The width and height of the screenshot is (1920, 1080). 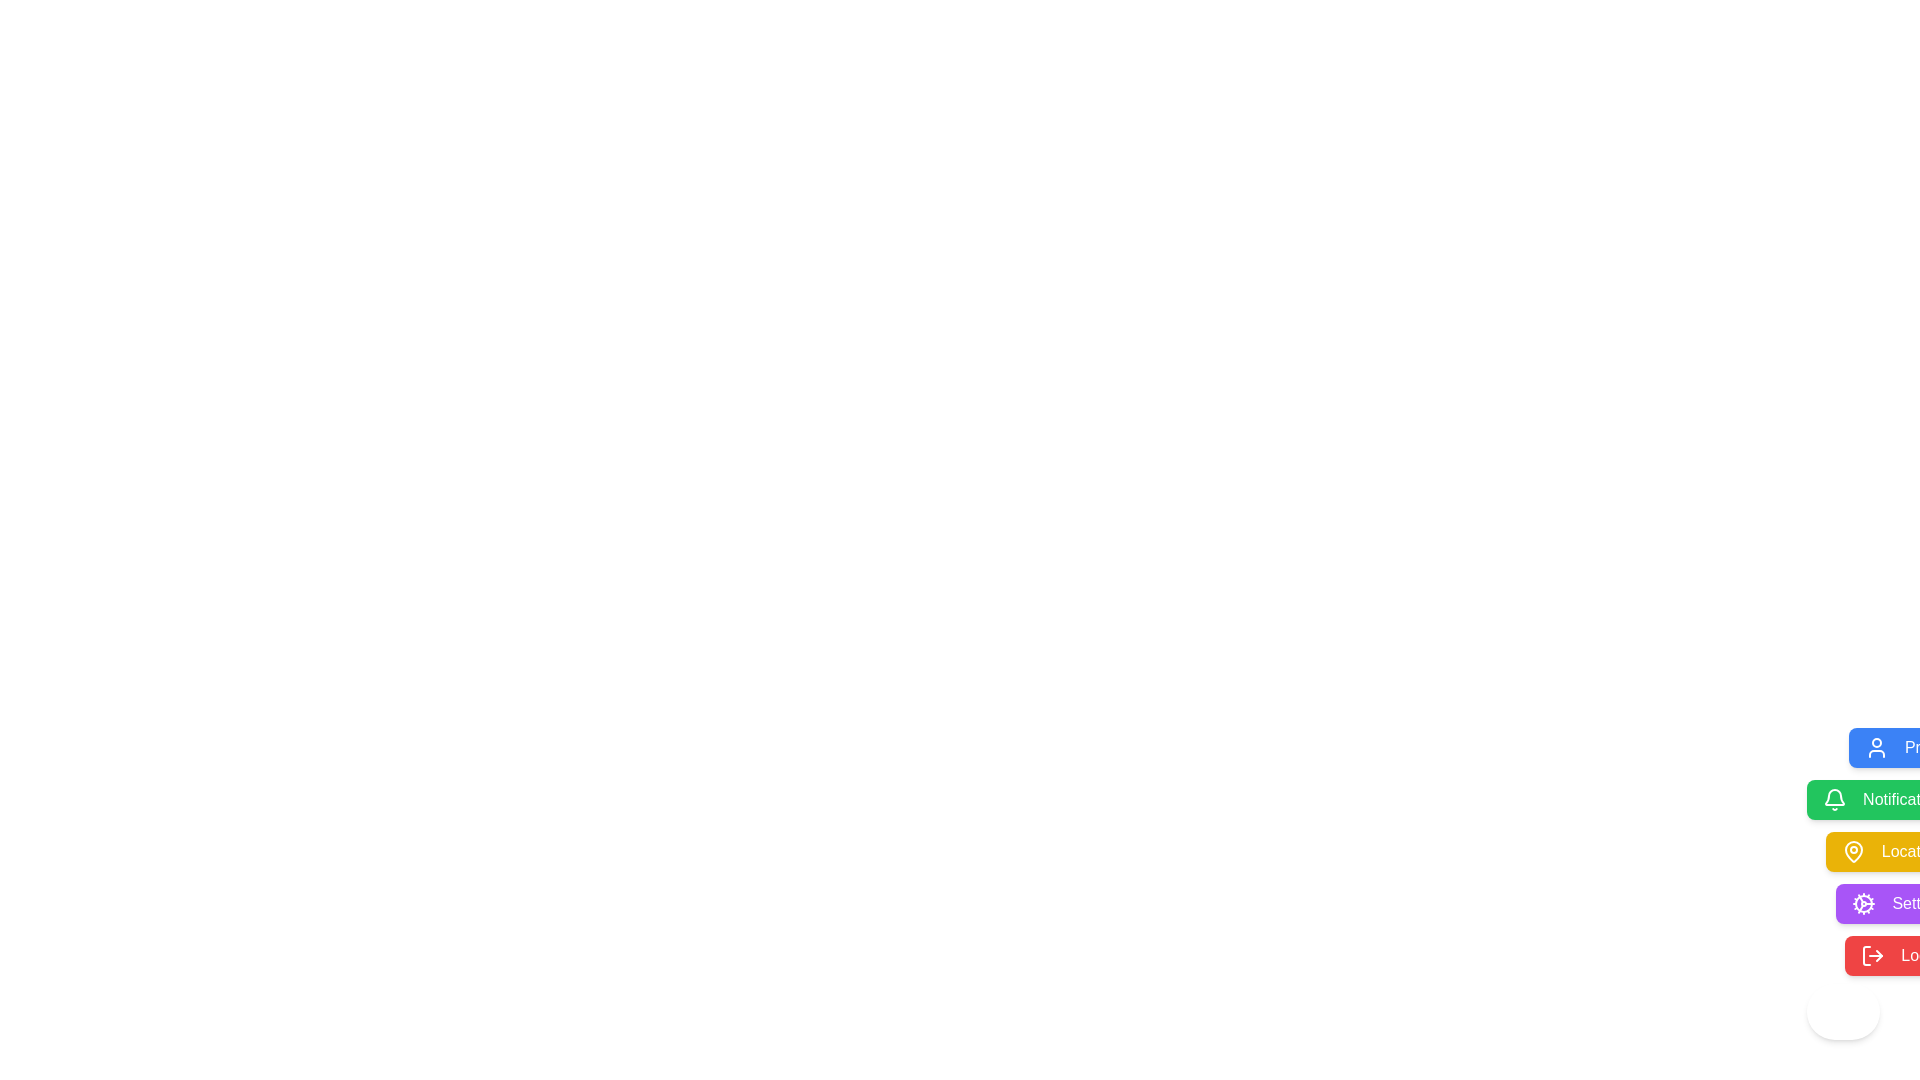 I want to click on the map pin icon integrated into the yellow 'Locations' button, which is the third button in a vertical sequence on the right side of the interface, so click(x=1852, y=852).